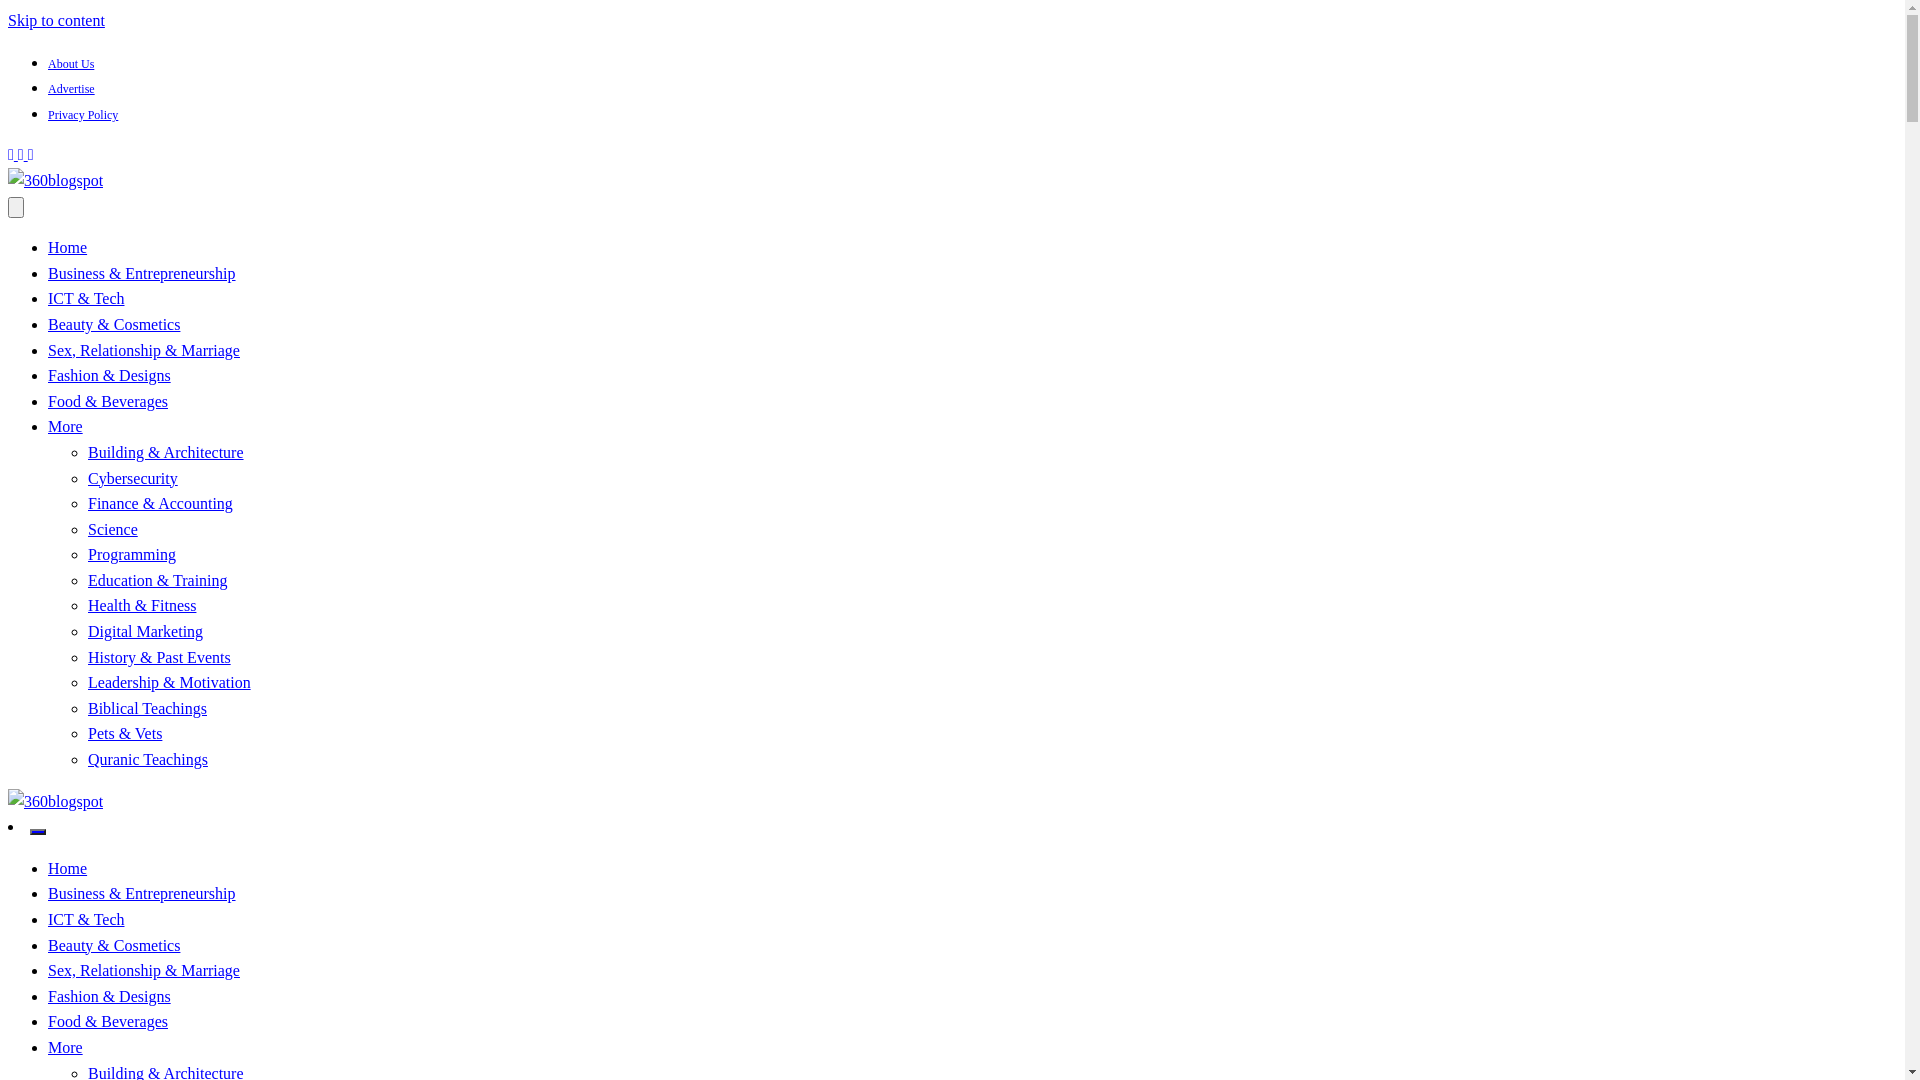 Image resolution: width=1920 pixels, height=1080 pixels. Describe the element at coordinates (123, 733) in the screenshot. I see `'Pets & Vets'` at that location.